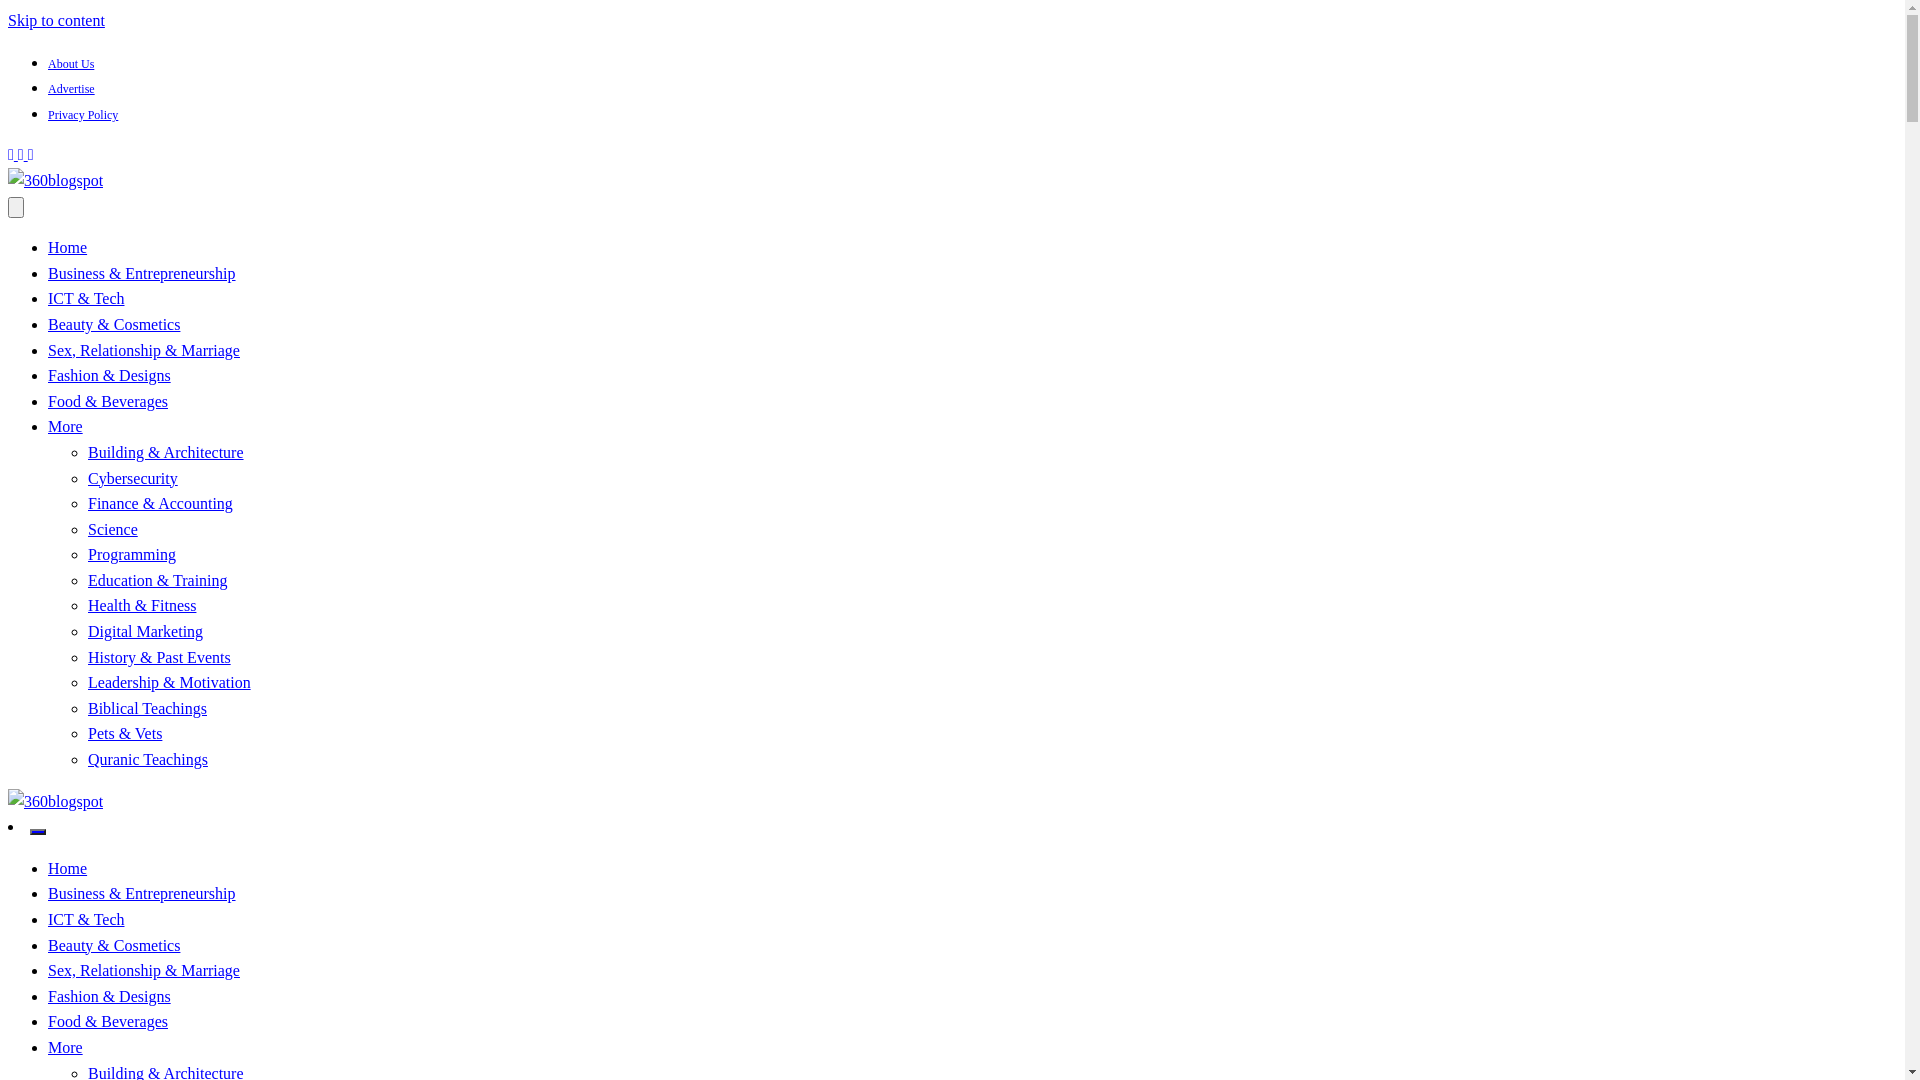 Image resolution: width=1920 pixels, height=1080 pixels. Describe the element at coordinates (123, 733) in the screenshot. I see `'Pets & Vets'` at that location.